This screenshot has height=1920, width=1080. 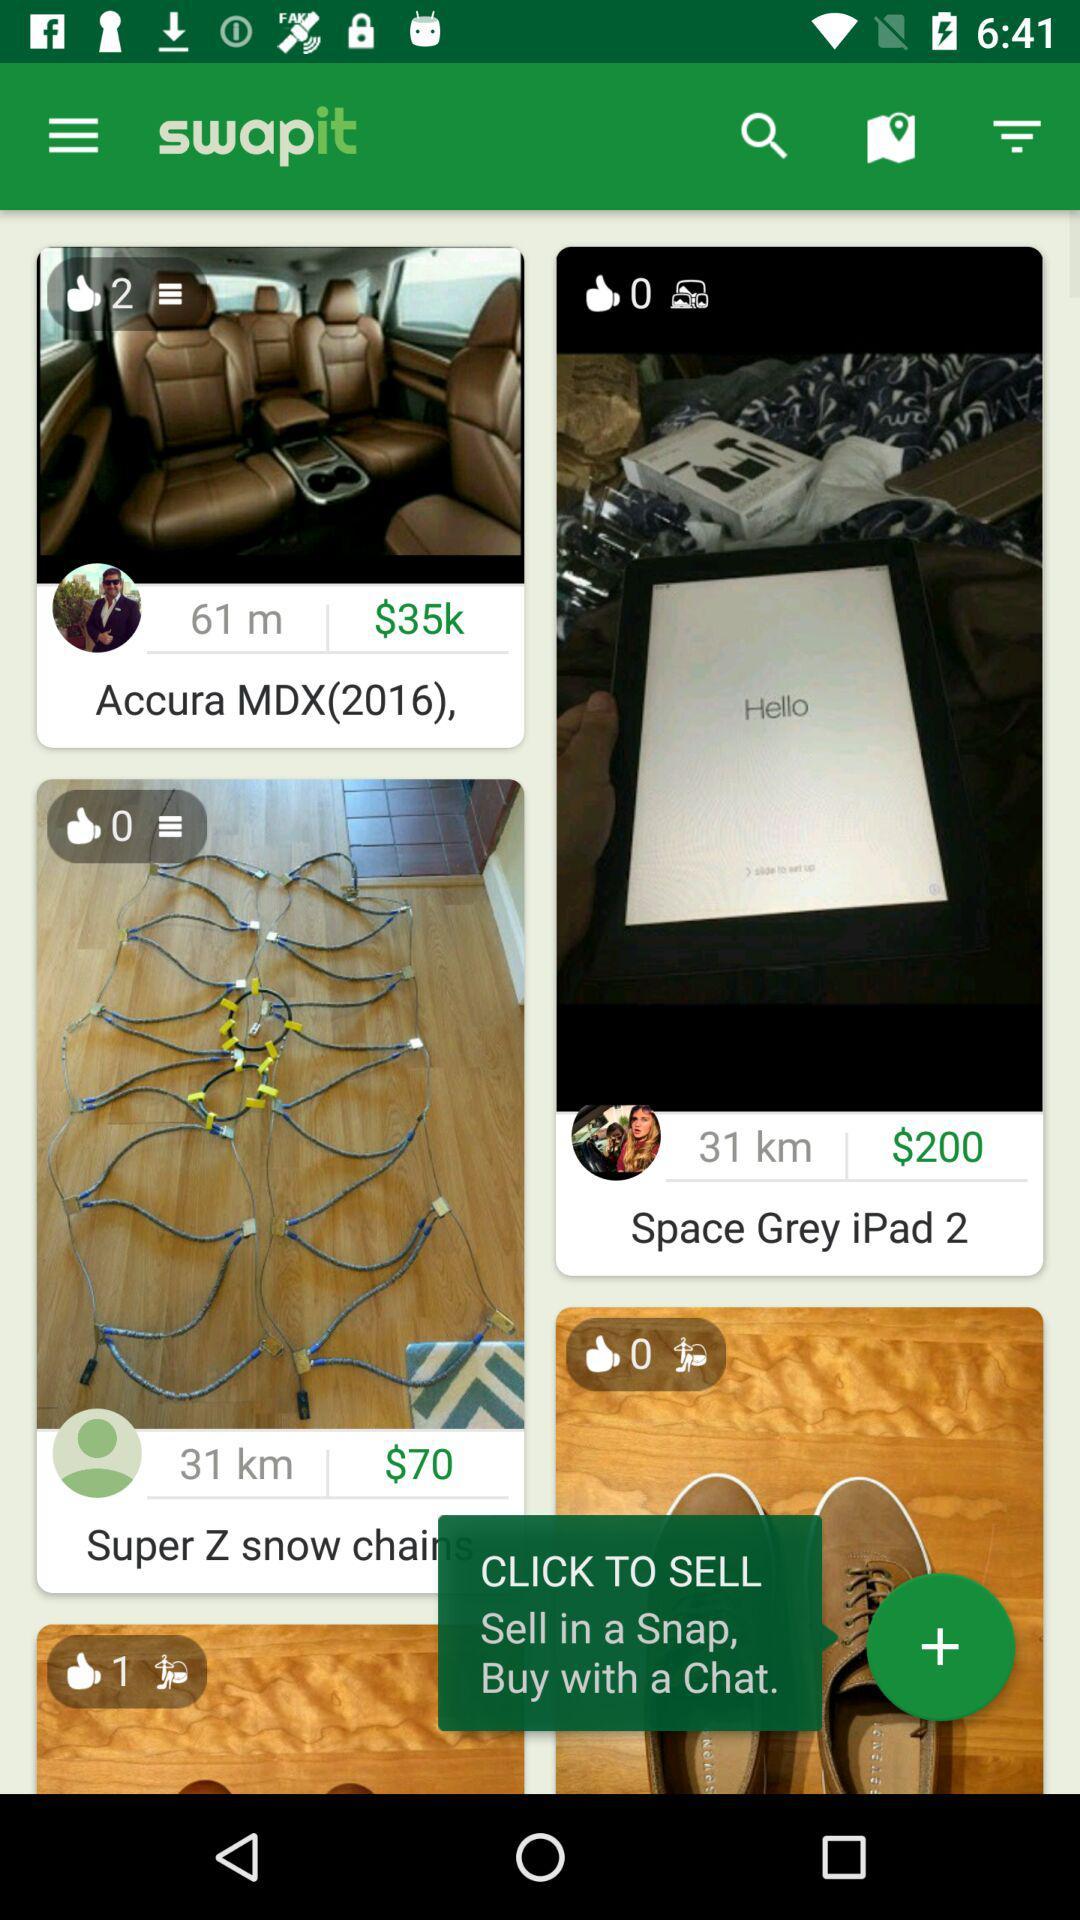 I want to click on the icon to the left of the swap icon, so click(x=72, y=135).